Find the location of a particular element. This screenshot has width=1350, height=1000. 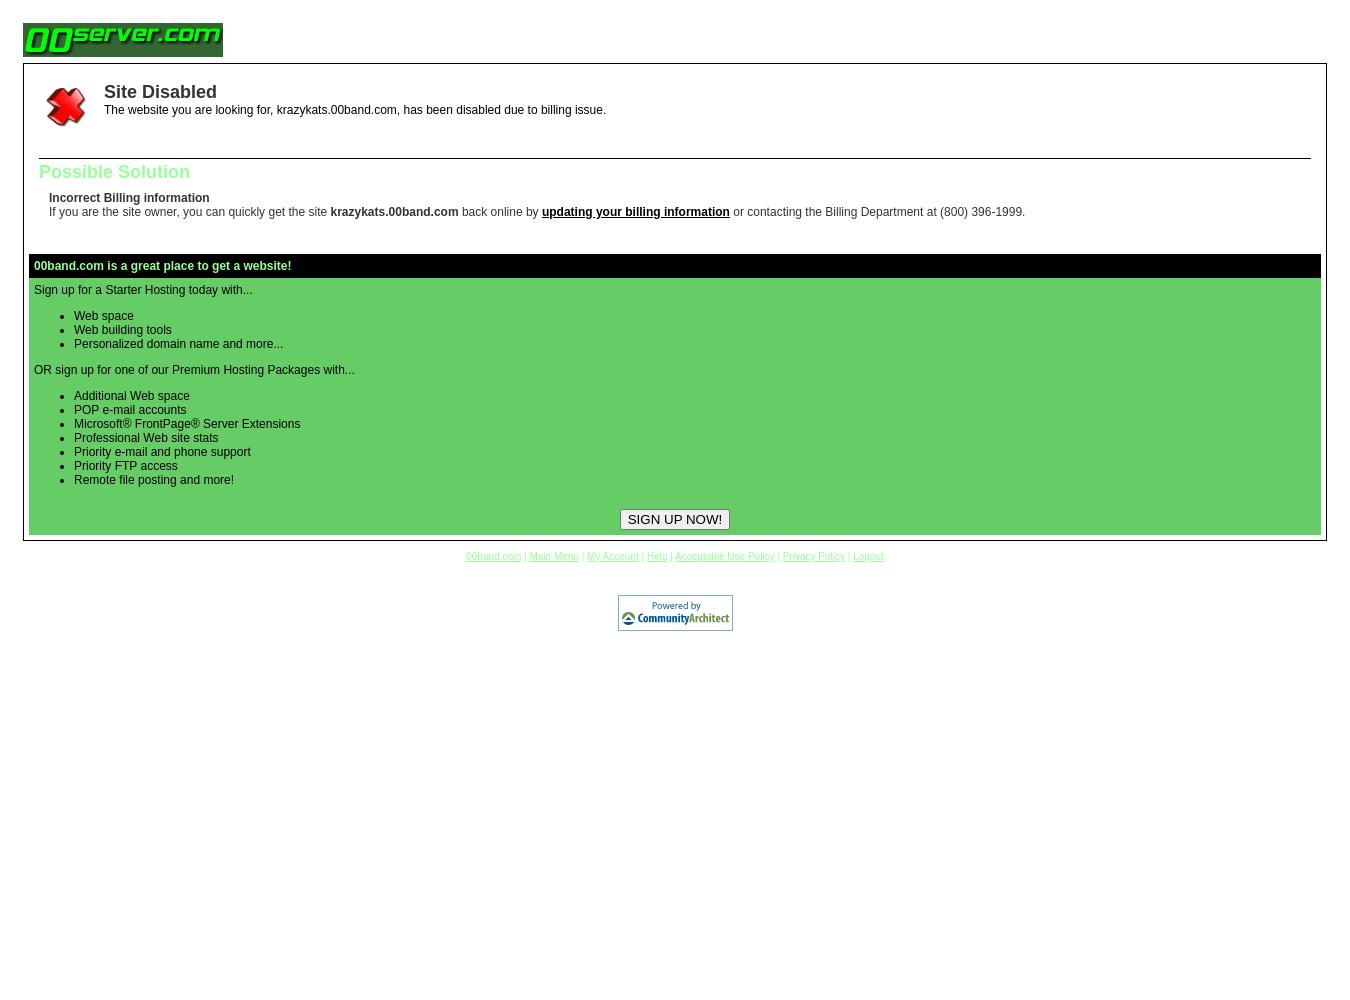

'back online by' is located at coordinates (499, 211).